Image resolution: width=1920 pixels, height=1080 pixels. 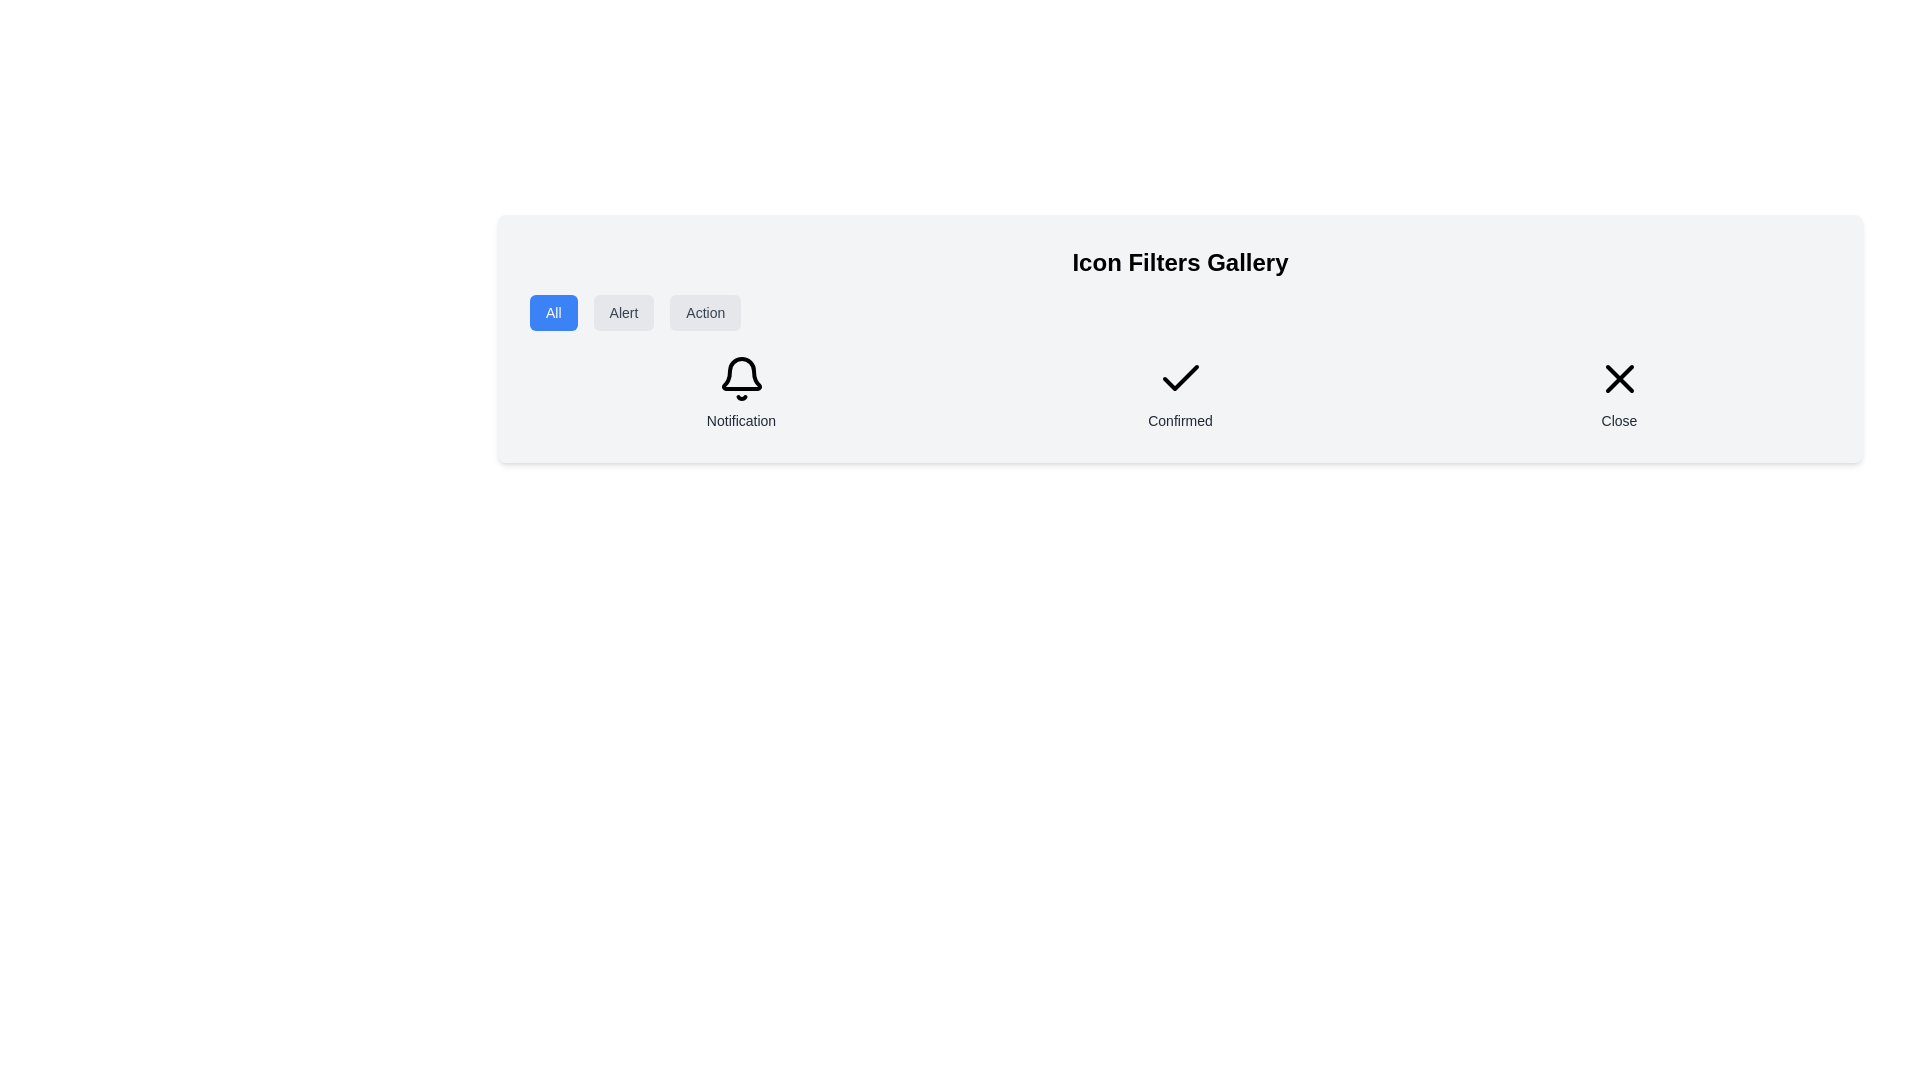 I want to click on the SVG Icon that visually represents confirmation, located above the label 'Confirmed' in the middle of a horizontally aligned group of icons, so click(x=1180, y=378).